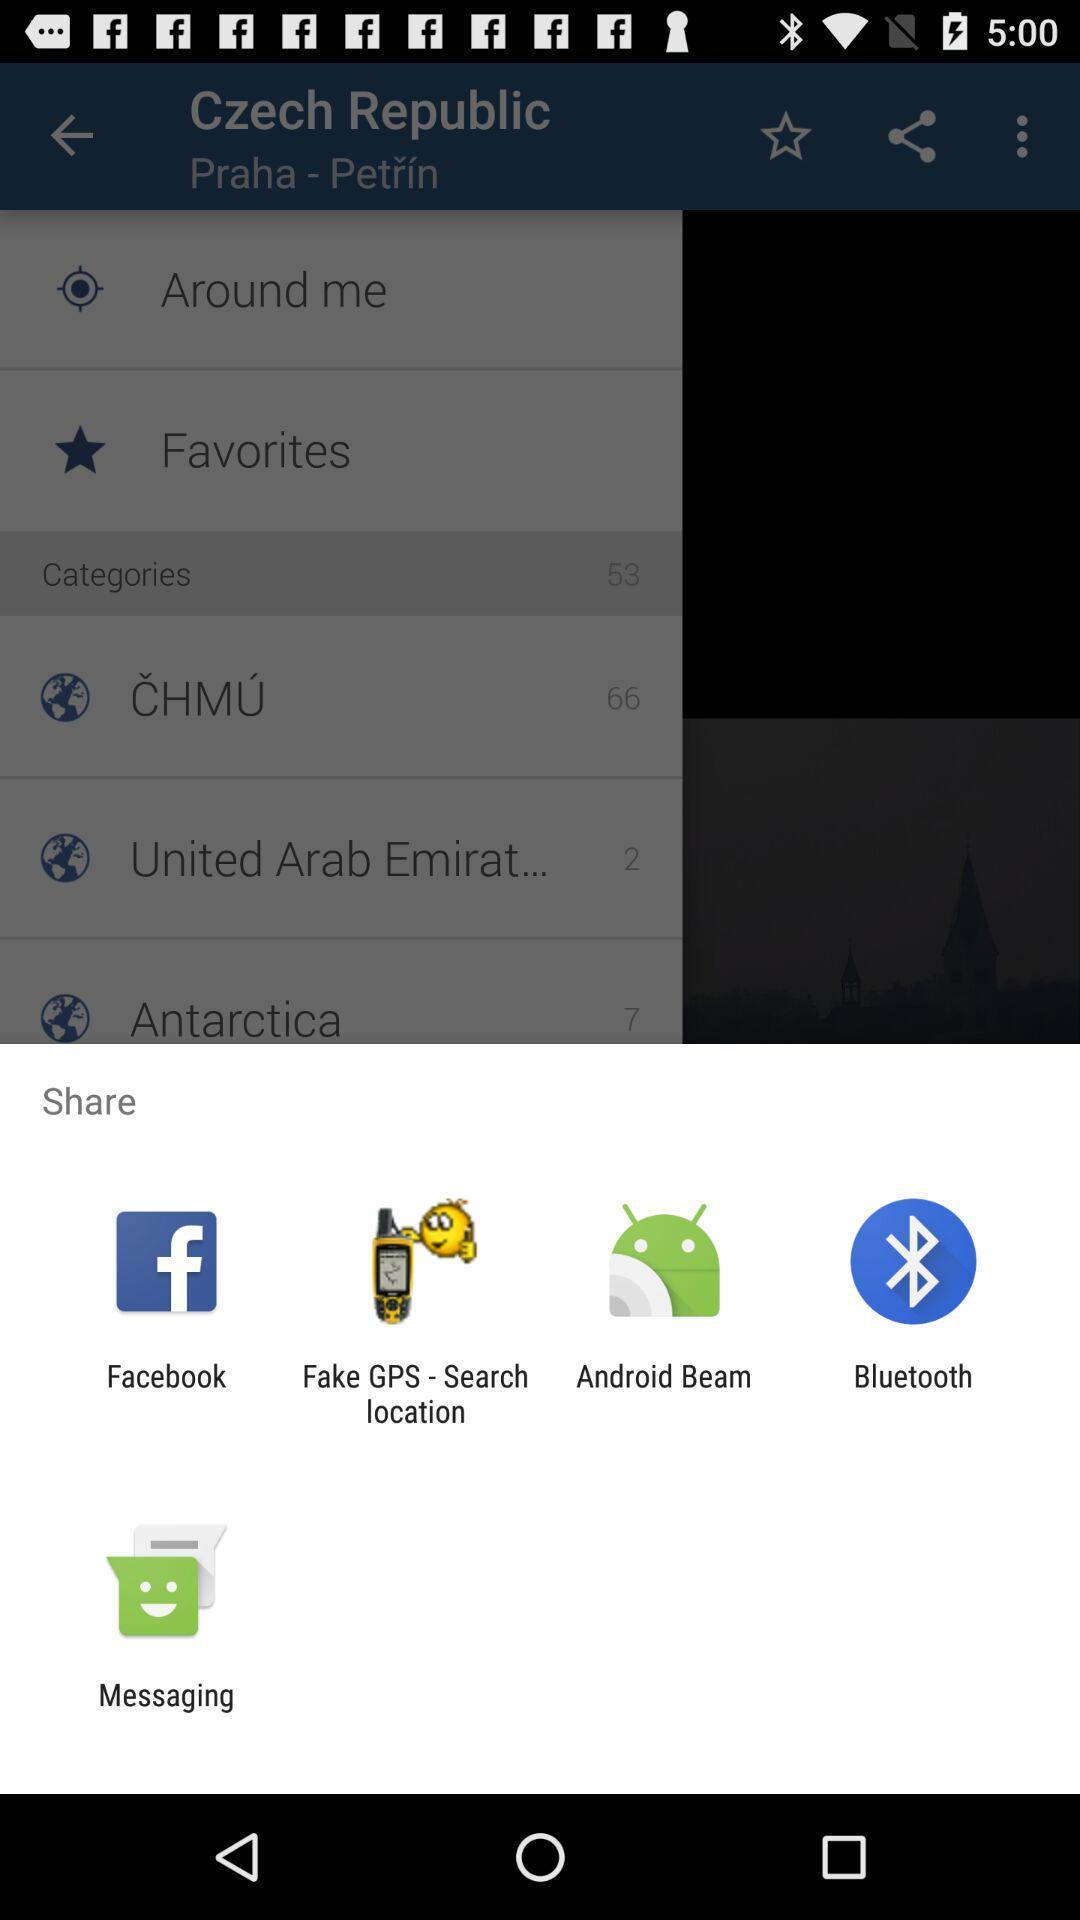 The width and height of the screenshot is (1080, 1920). I want to click on item next to fake gps search, so click(165, 1392).